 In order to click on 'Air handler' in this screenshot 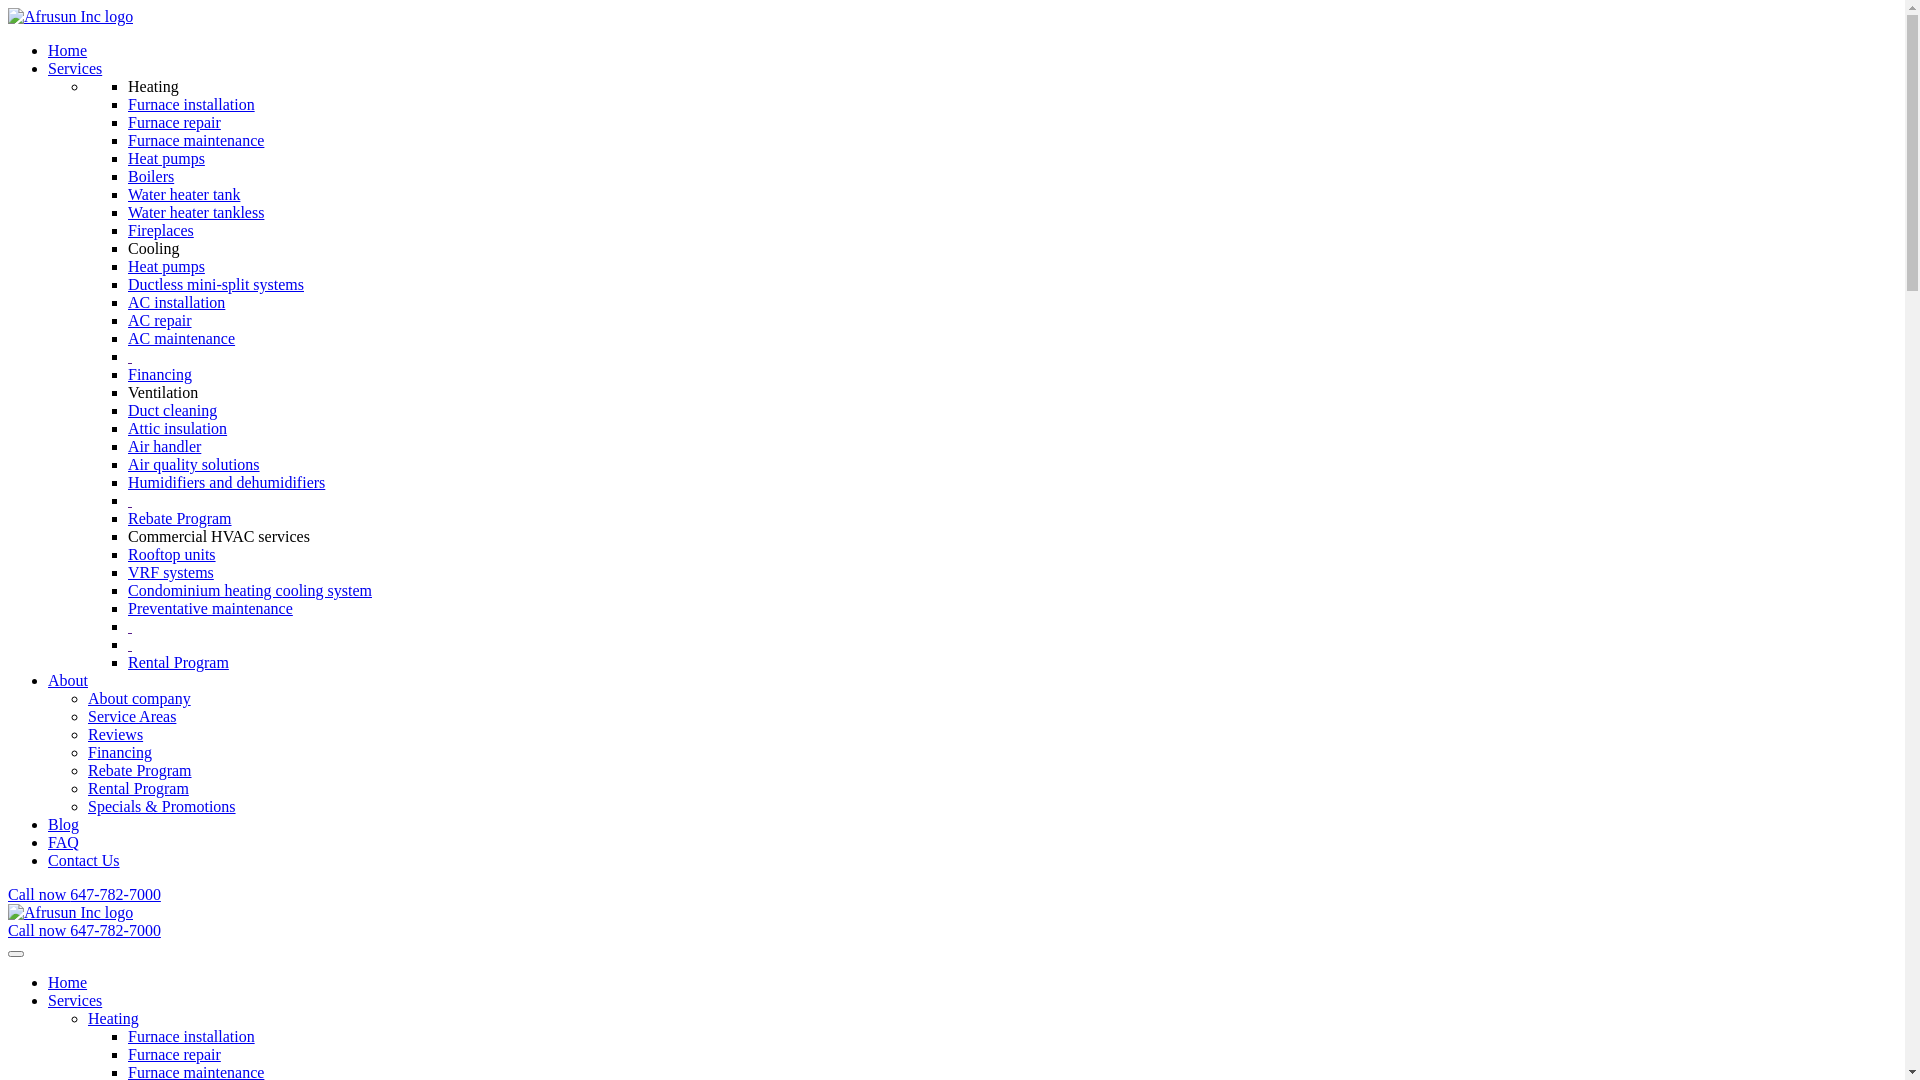, I will do `click(127, 445)`.